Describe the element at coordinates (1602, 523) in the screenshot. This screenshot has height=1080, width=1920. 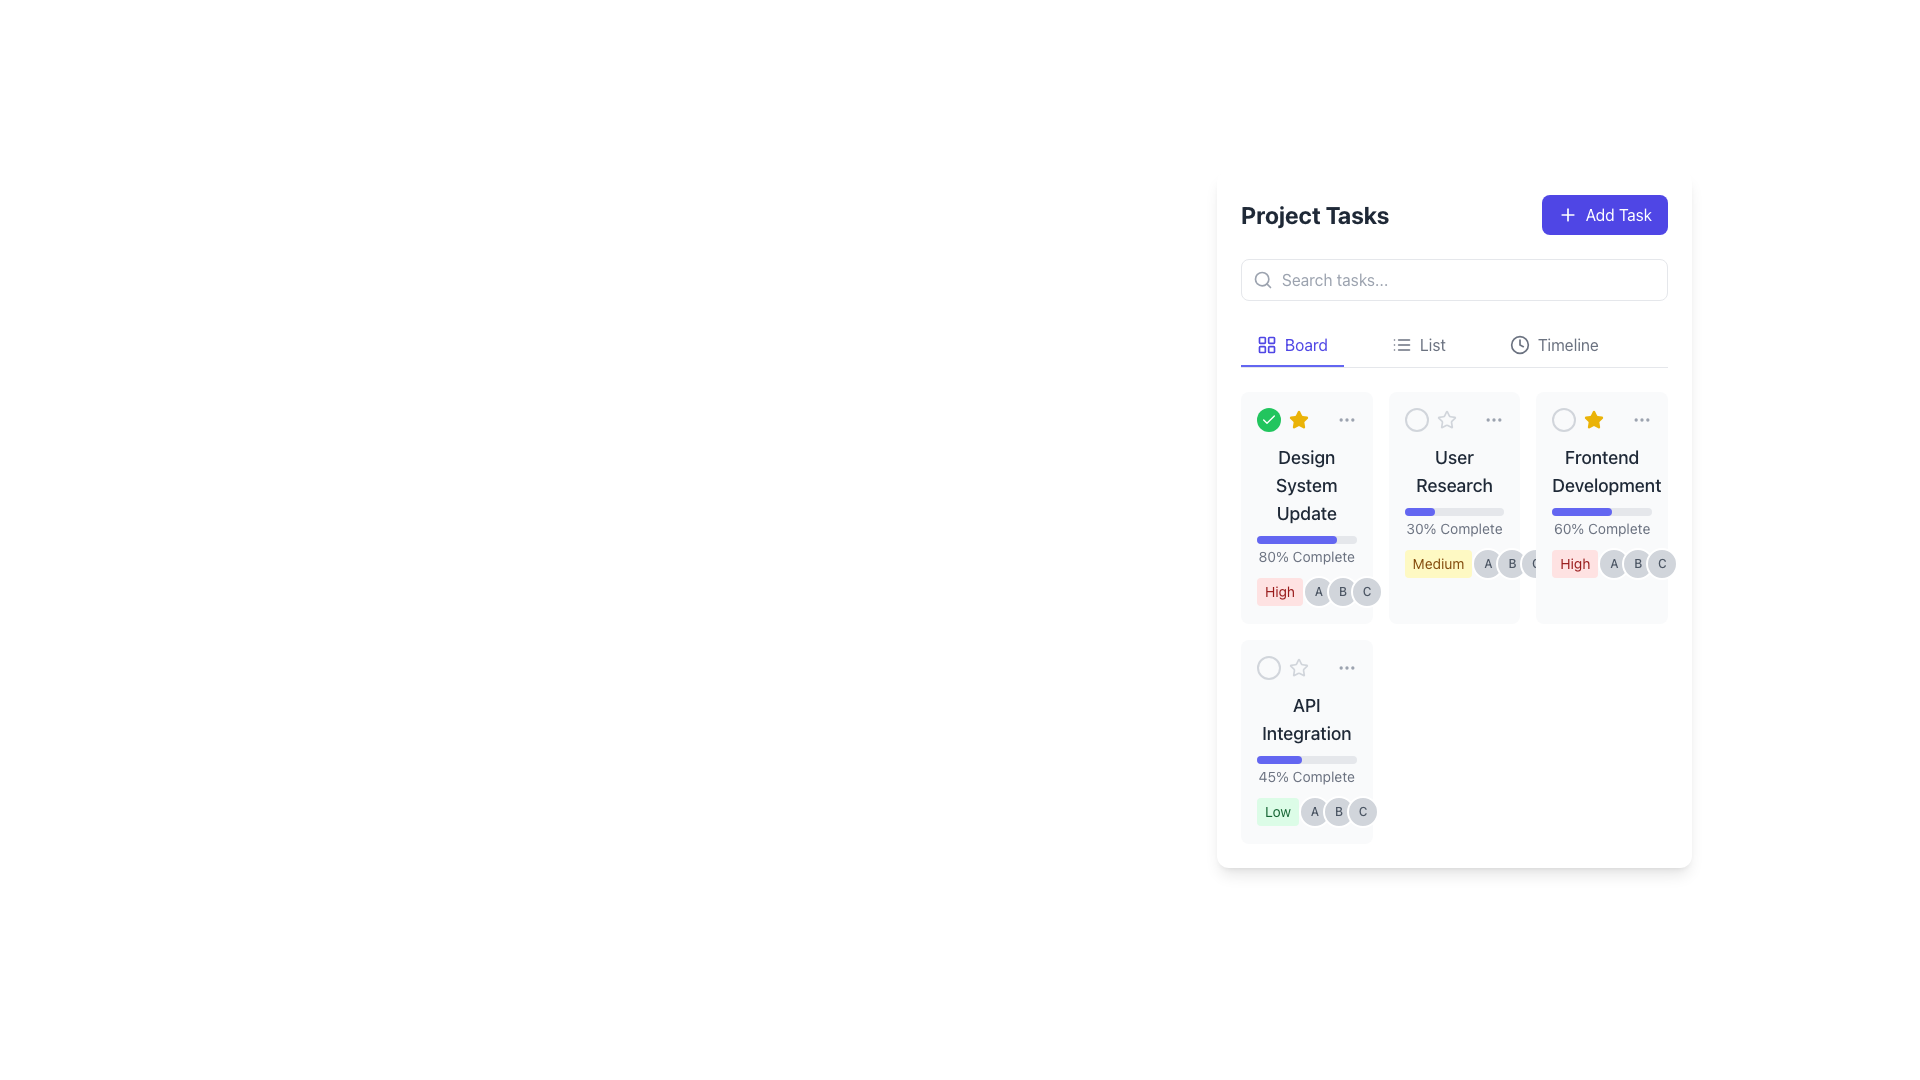
I see `the label displaying '60% Complete', located beneath the purple progress bar in the 'Frontend Development' card, which is the second card from the top in the rightmost column of cards` at that location.